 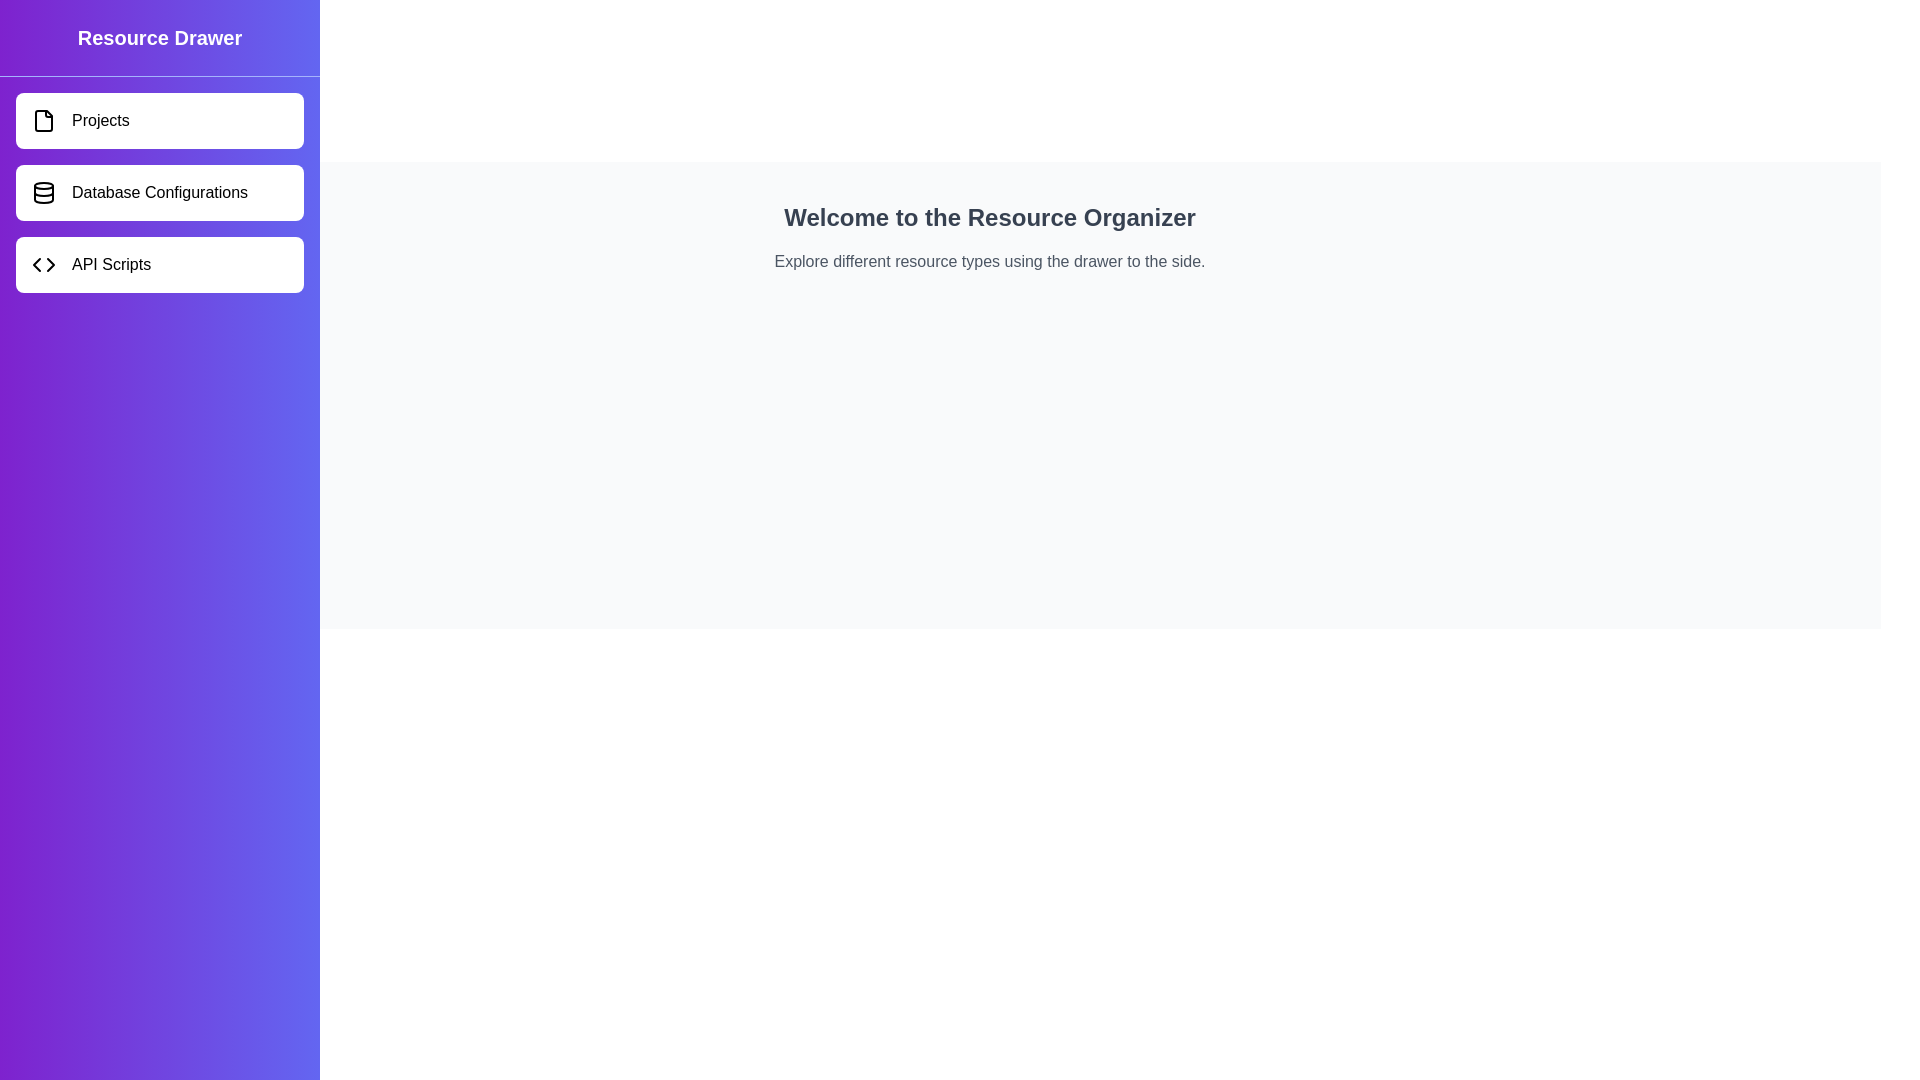 What do you see at coordinates (46, 176) in the screenshot?
I see `the button at the top-left corner to toggle the drawer visibility` at bounding box center [46, 176].